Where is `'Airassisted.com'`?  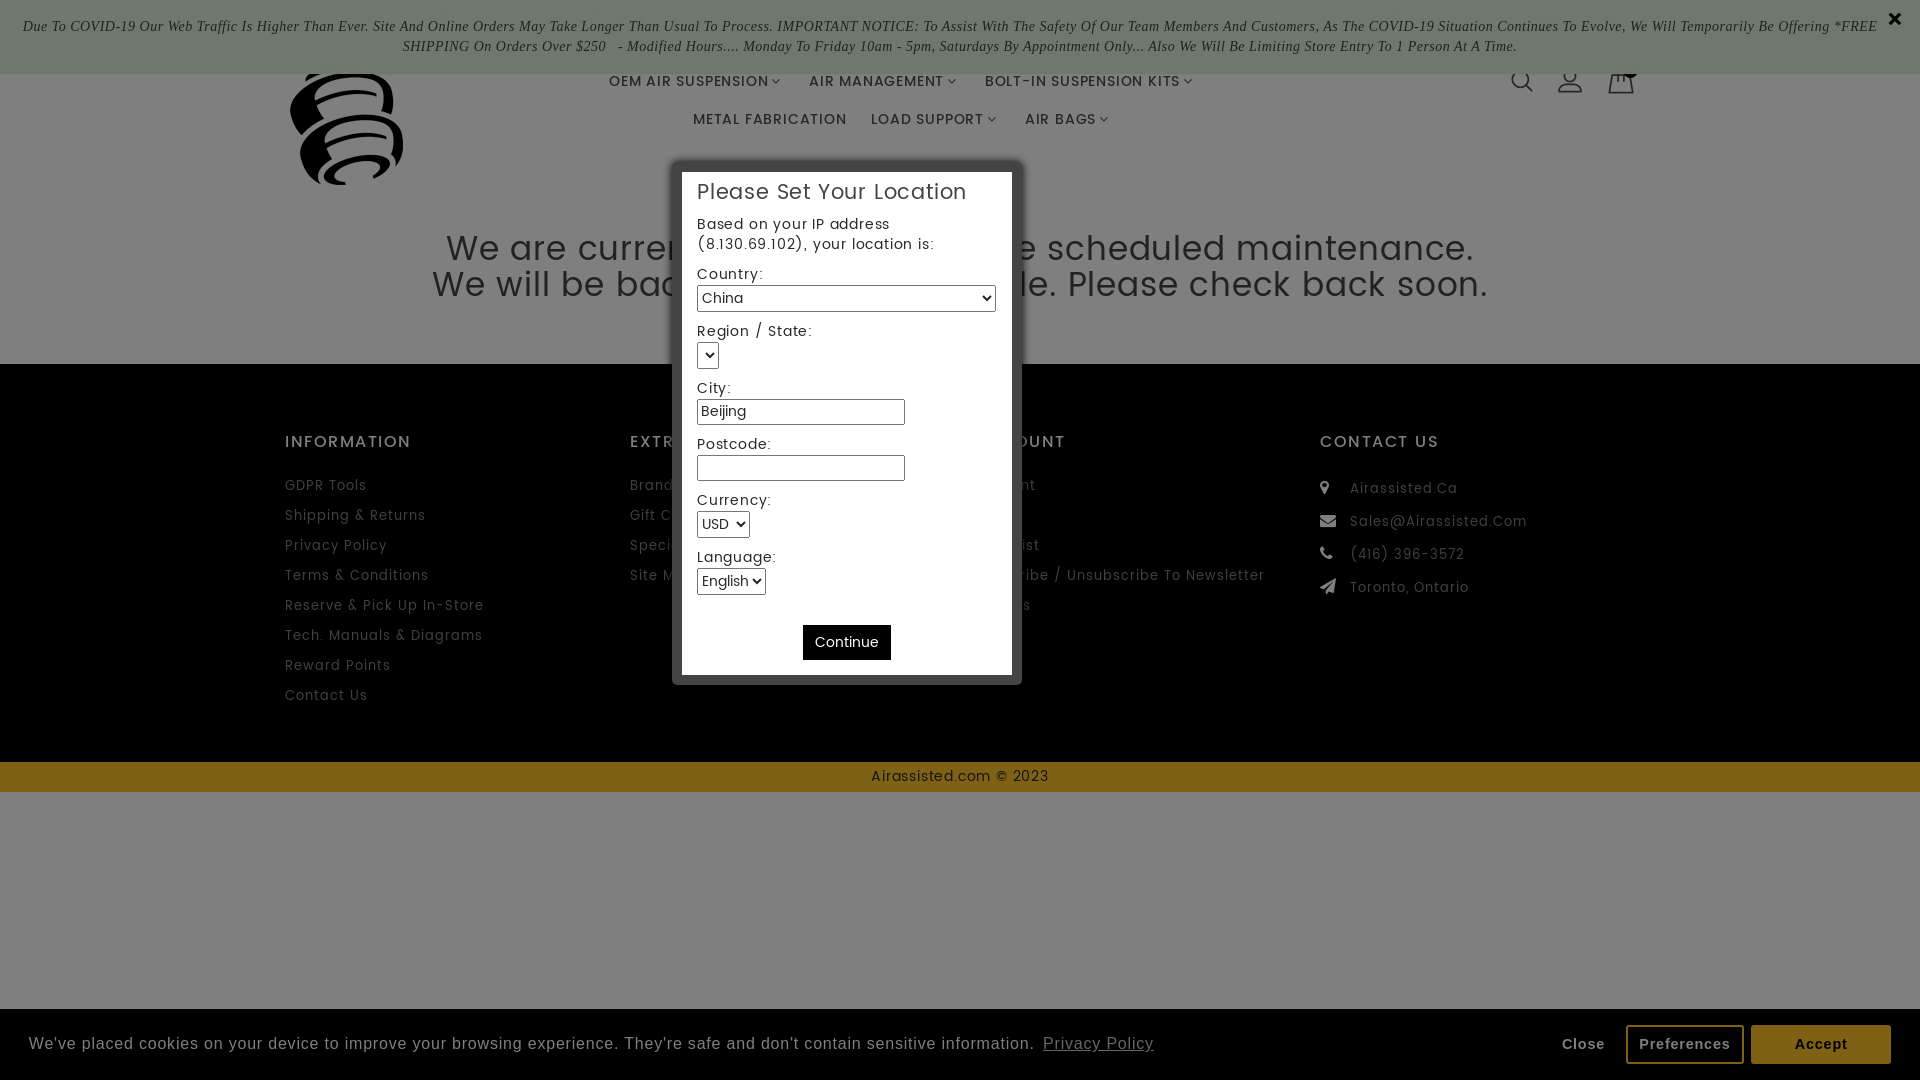
'Airassisted.com' is located at coordinates (347, 124).